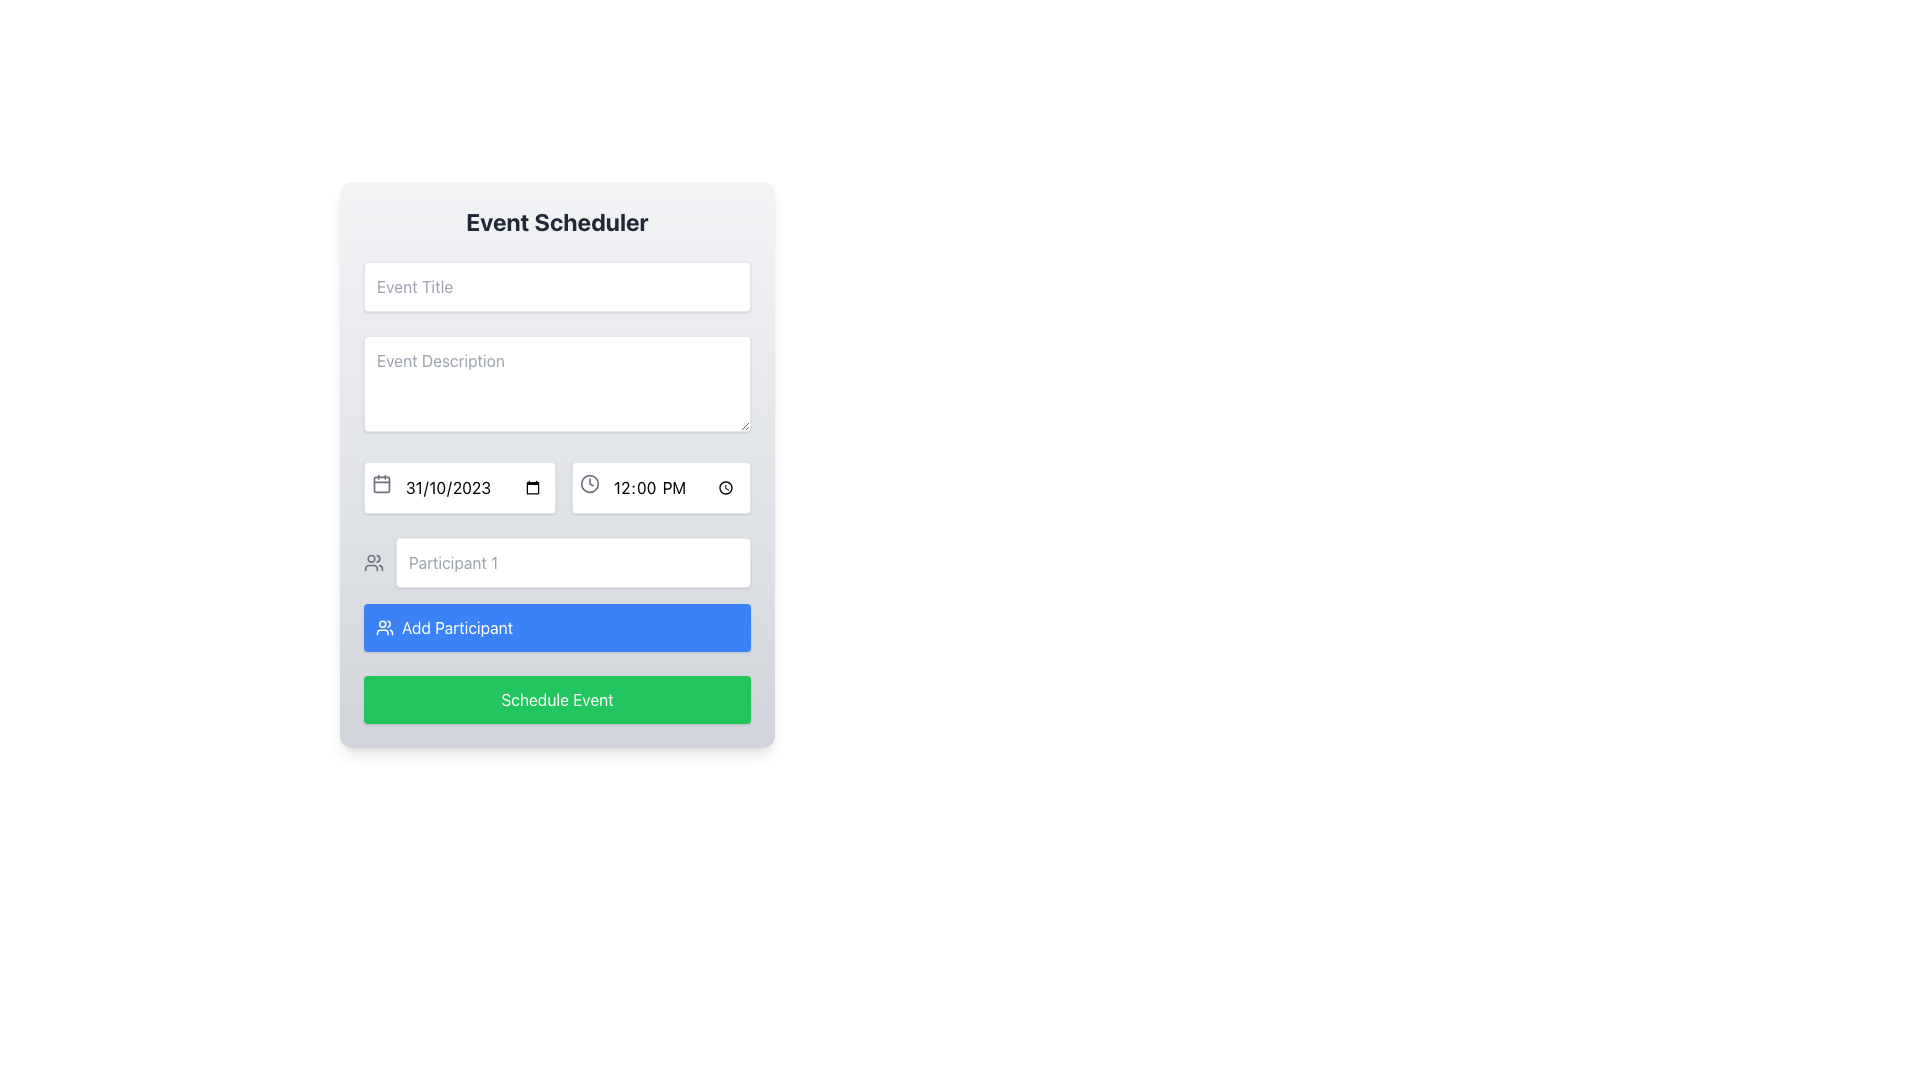 The width and height of the screenshot is (1920, 1080). Describe the element at coordinates (661, 488) in the screenshot. I see `the time input field which is styled with a light border and rounded rectangle shape, prefilled with '12:00 PM', and located to the right of the date input field` at that location.